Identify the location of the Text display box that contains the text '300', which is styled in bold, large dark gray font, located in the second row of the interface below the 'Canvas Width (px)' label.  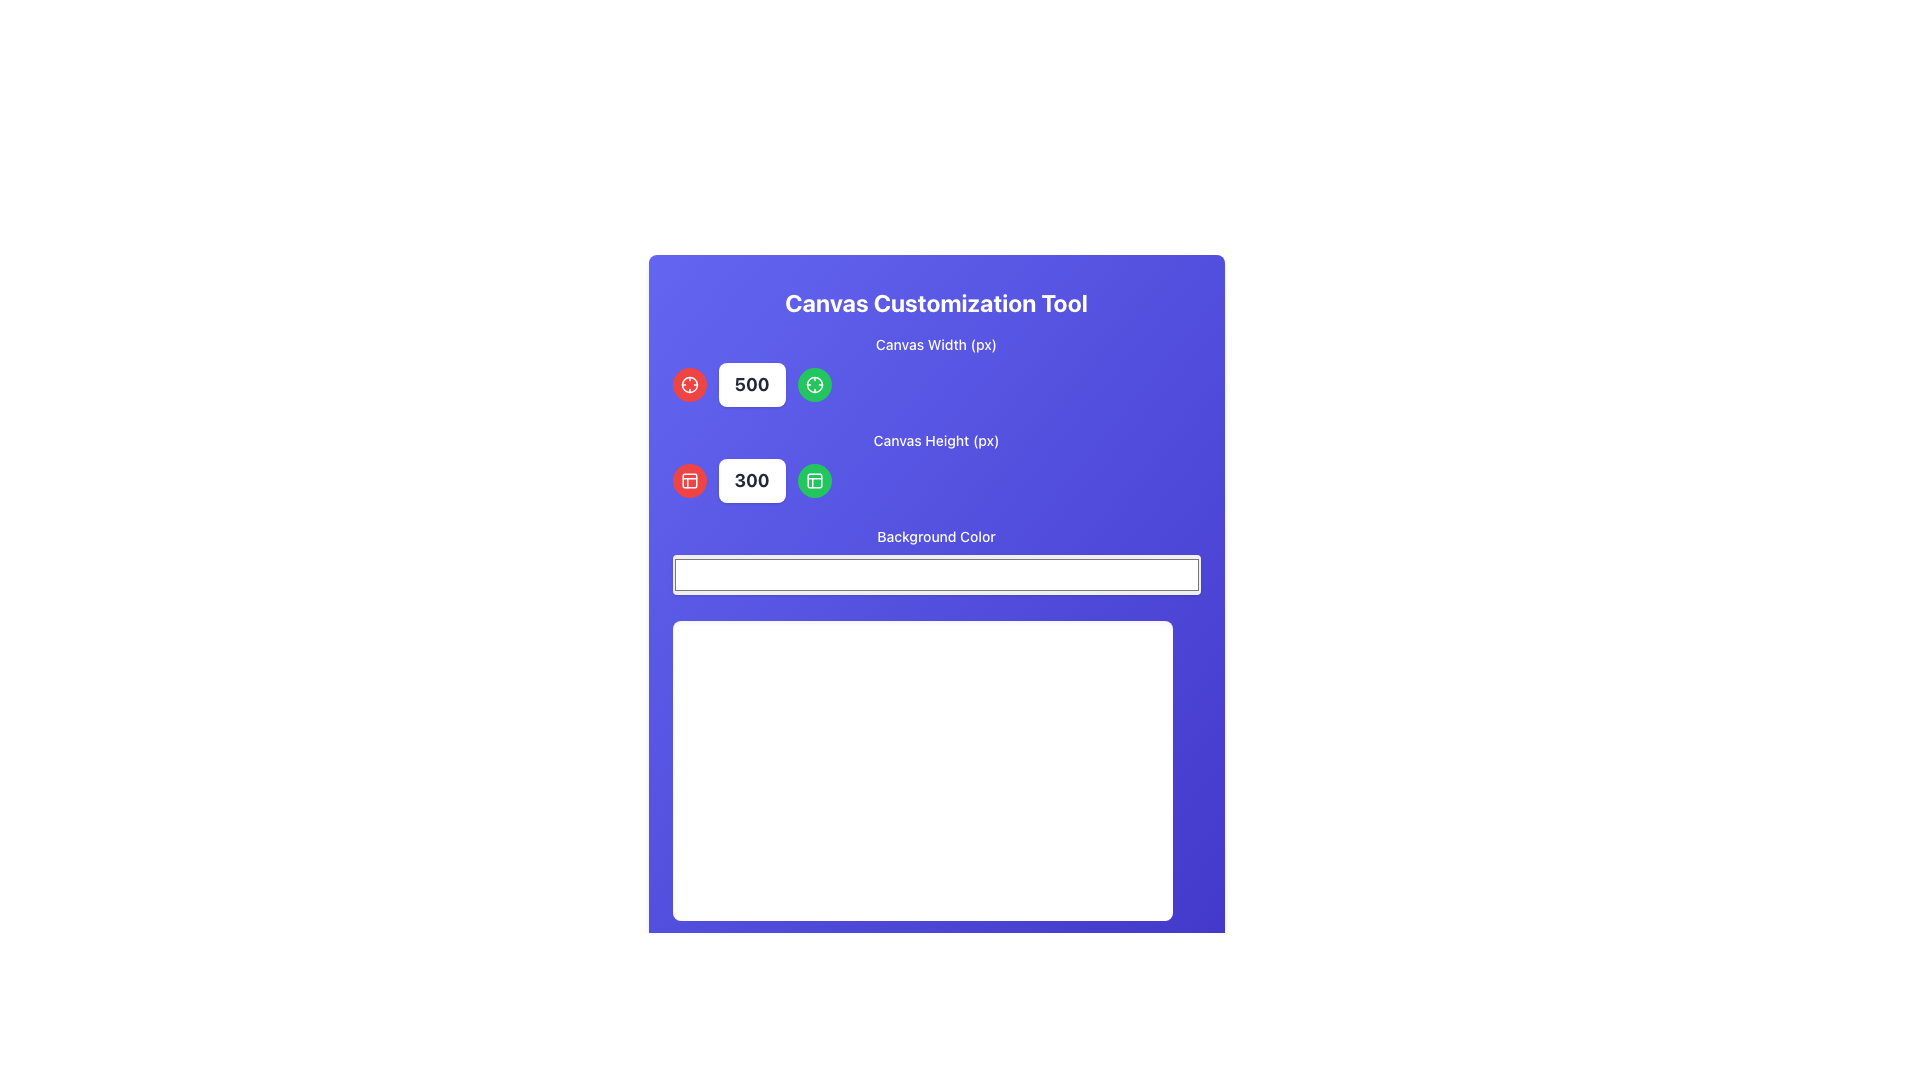
(751, 481).